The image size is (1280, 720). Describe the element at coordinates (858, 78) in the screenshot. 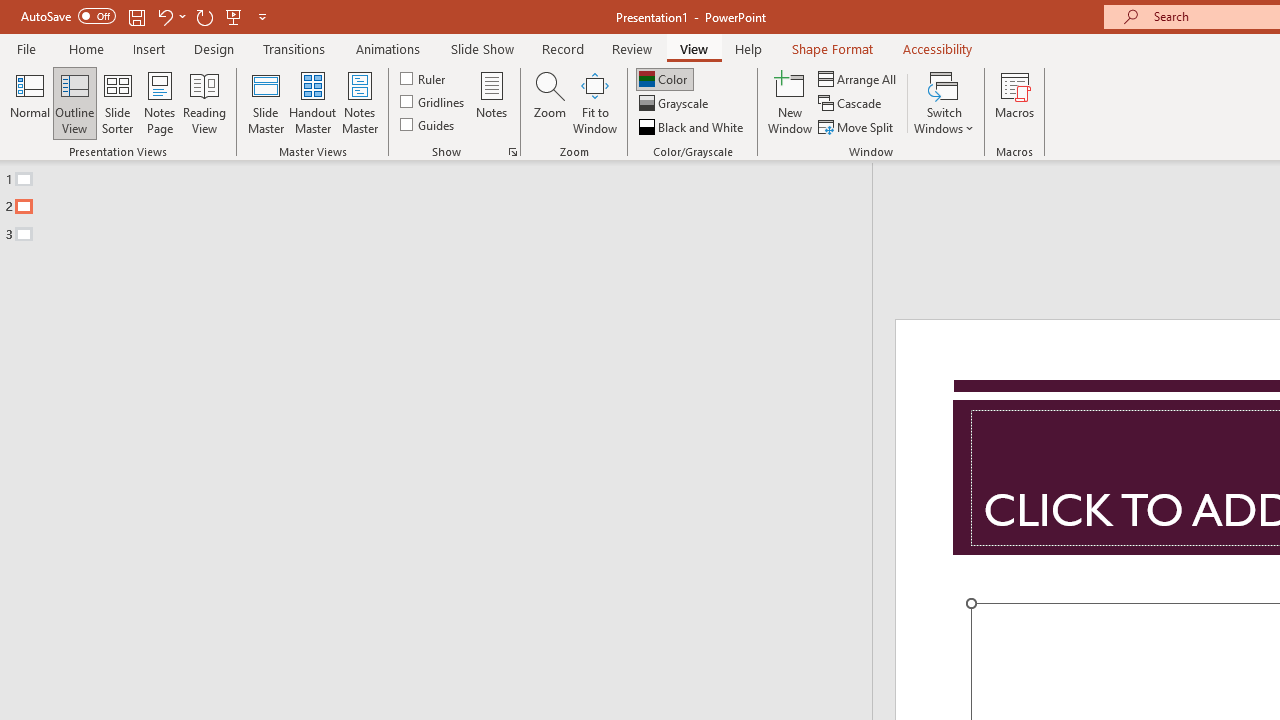

I see `'Arrange All'` at that location.